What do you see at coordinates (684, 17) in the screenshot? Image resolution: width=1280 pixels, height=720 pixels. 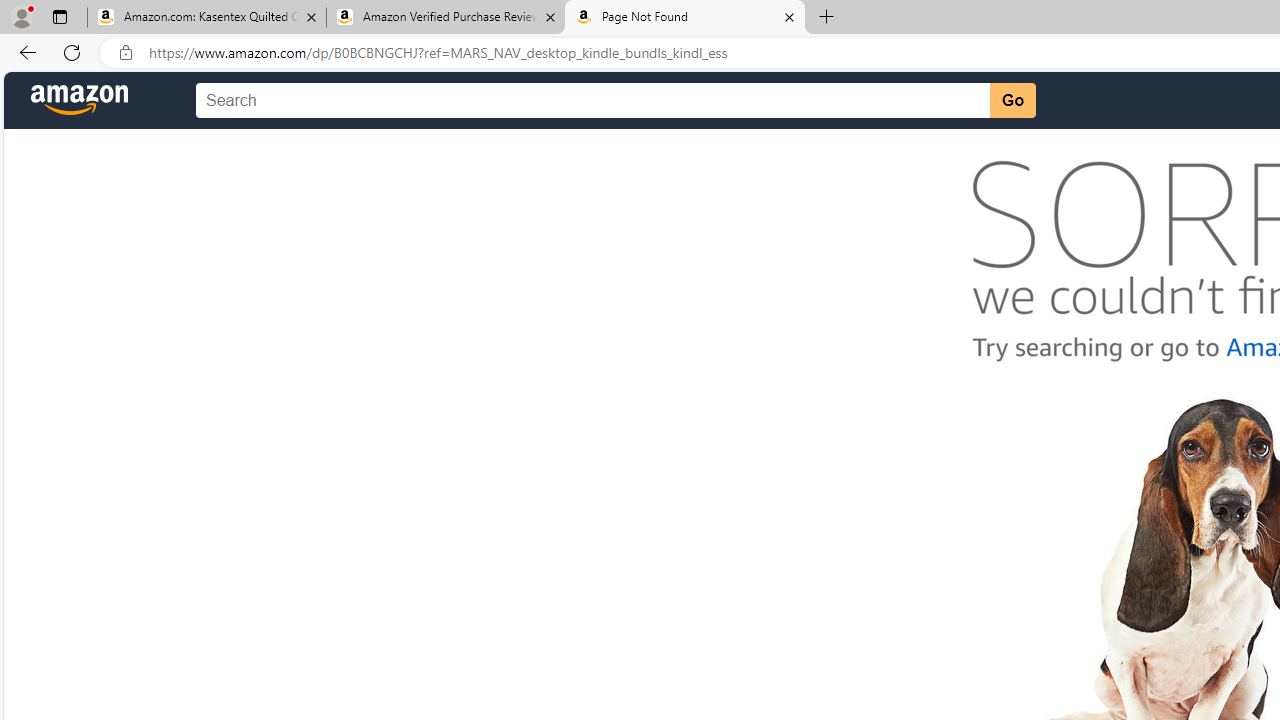 I see `'Page Not Found'` at bounding box center [684, 17].